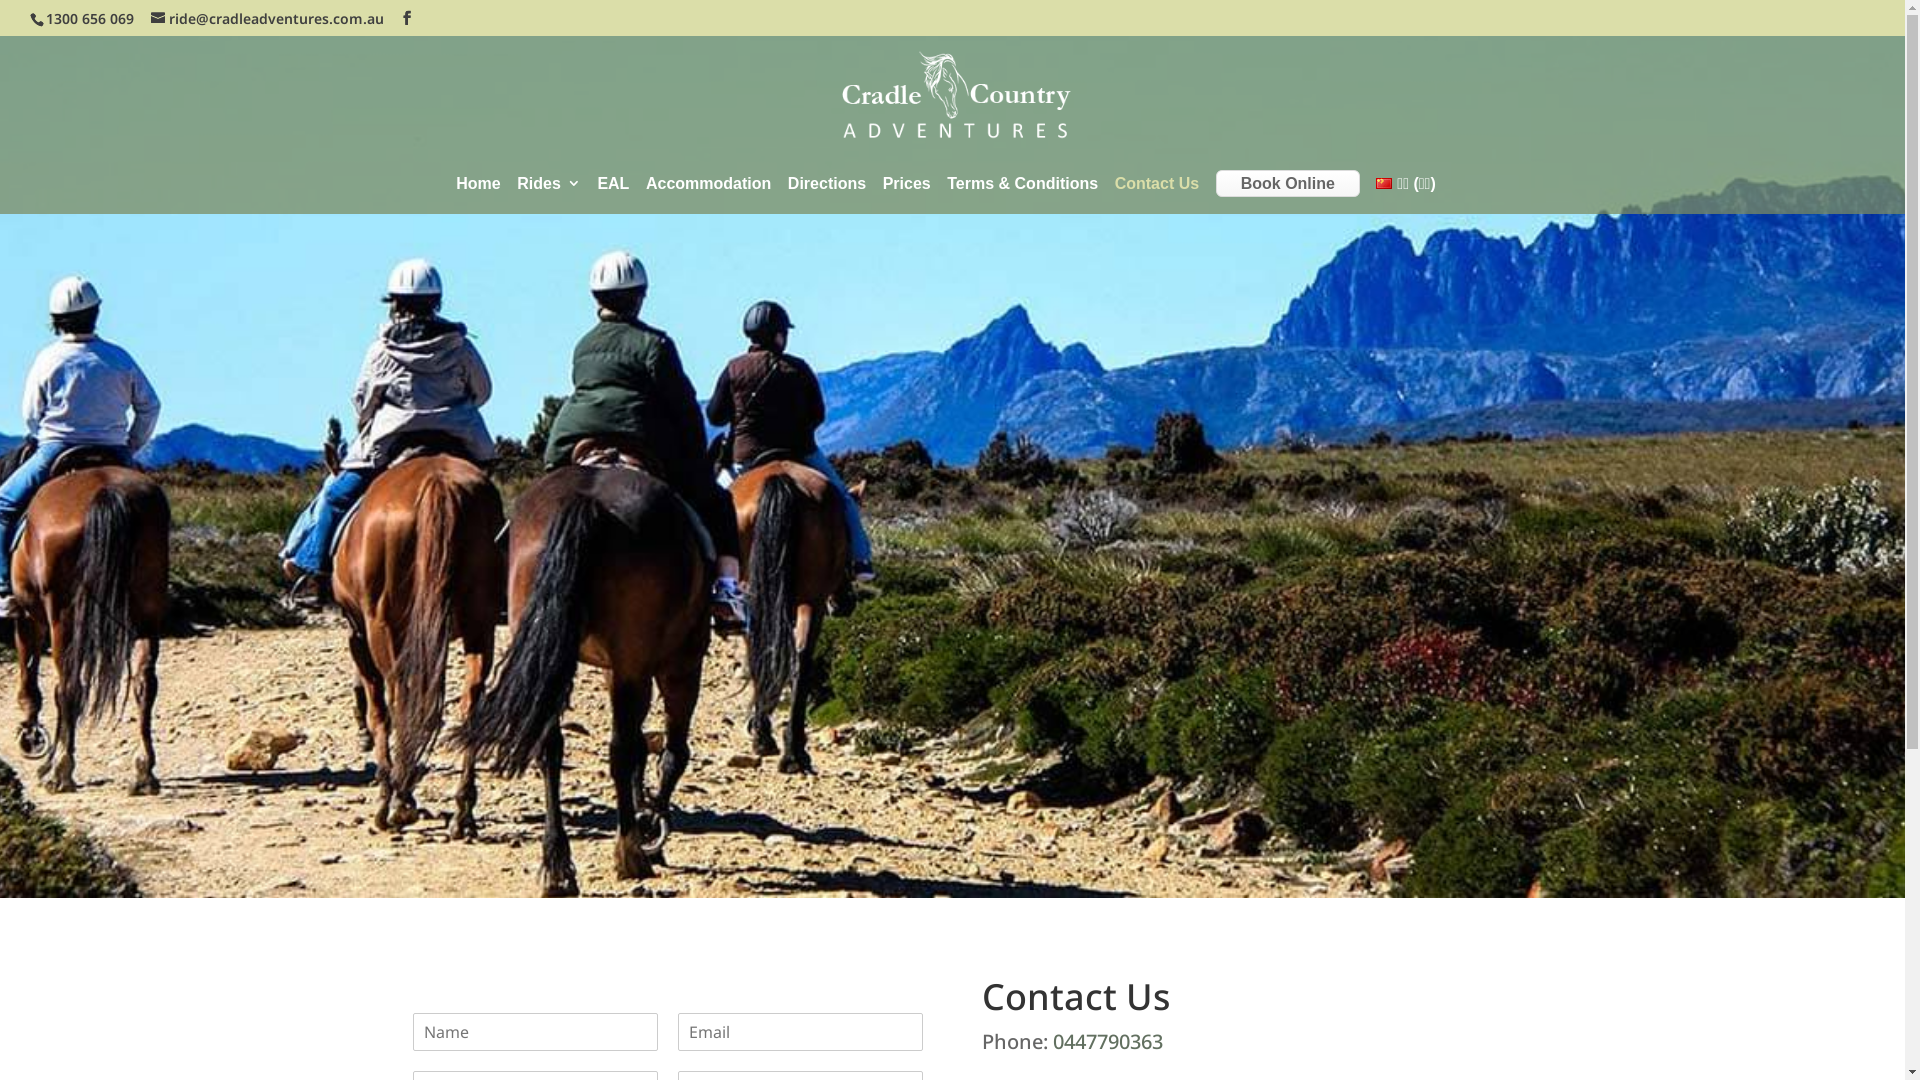 This screenshot has height=1080, width=1920. Describe the element at coordinates (1156, 195) in the screenshot. I see `'Contact Us'` at that location.